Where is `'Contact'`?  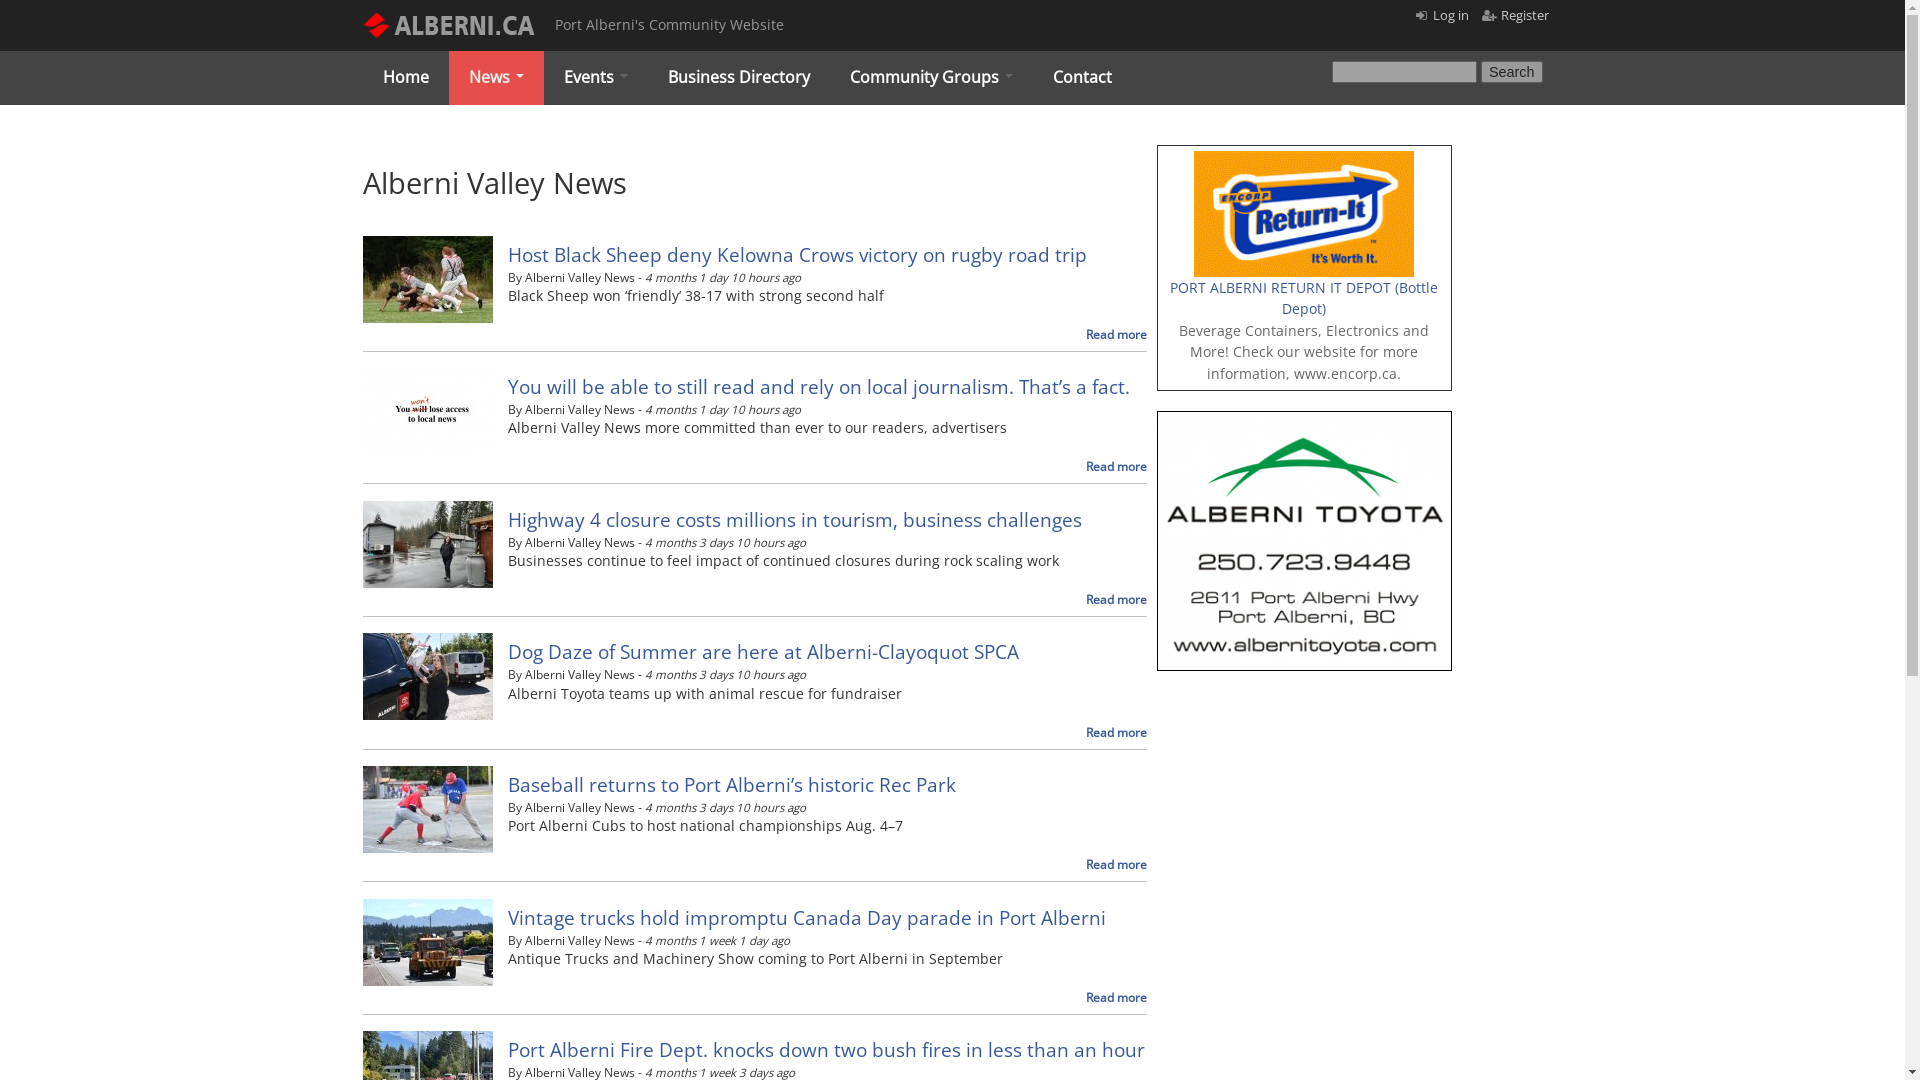
'Contact' is located at coordinates (1080, 76).